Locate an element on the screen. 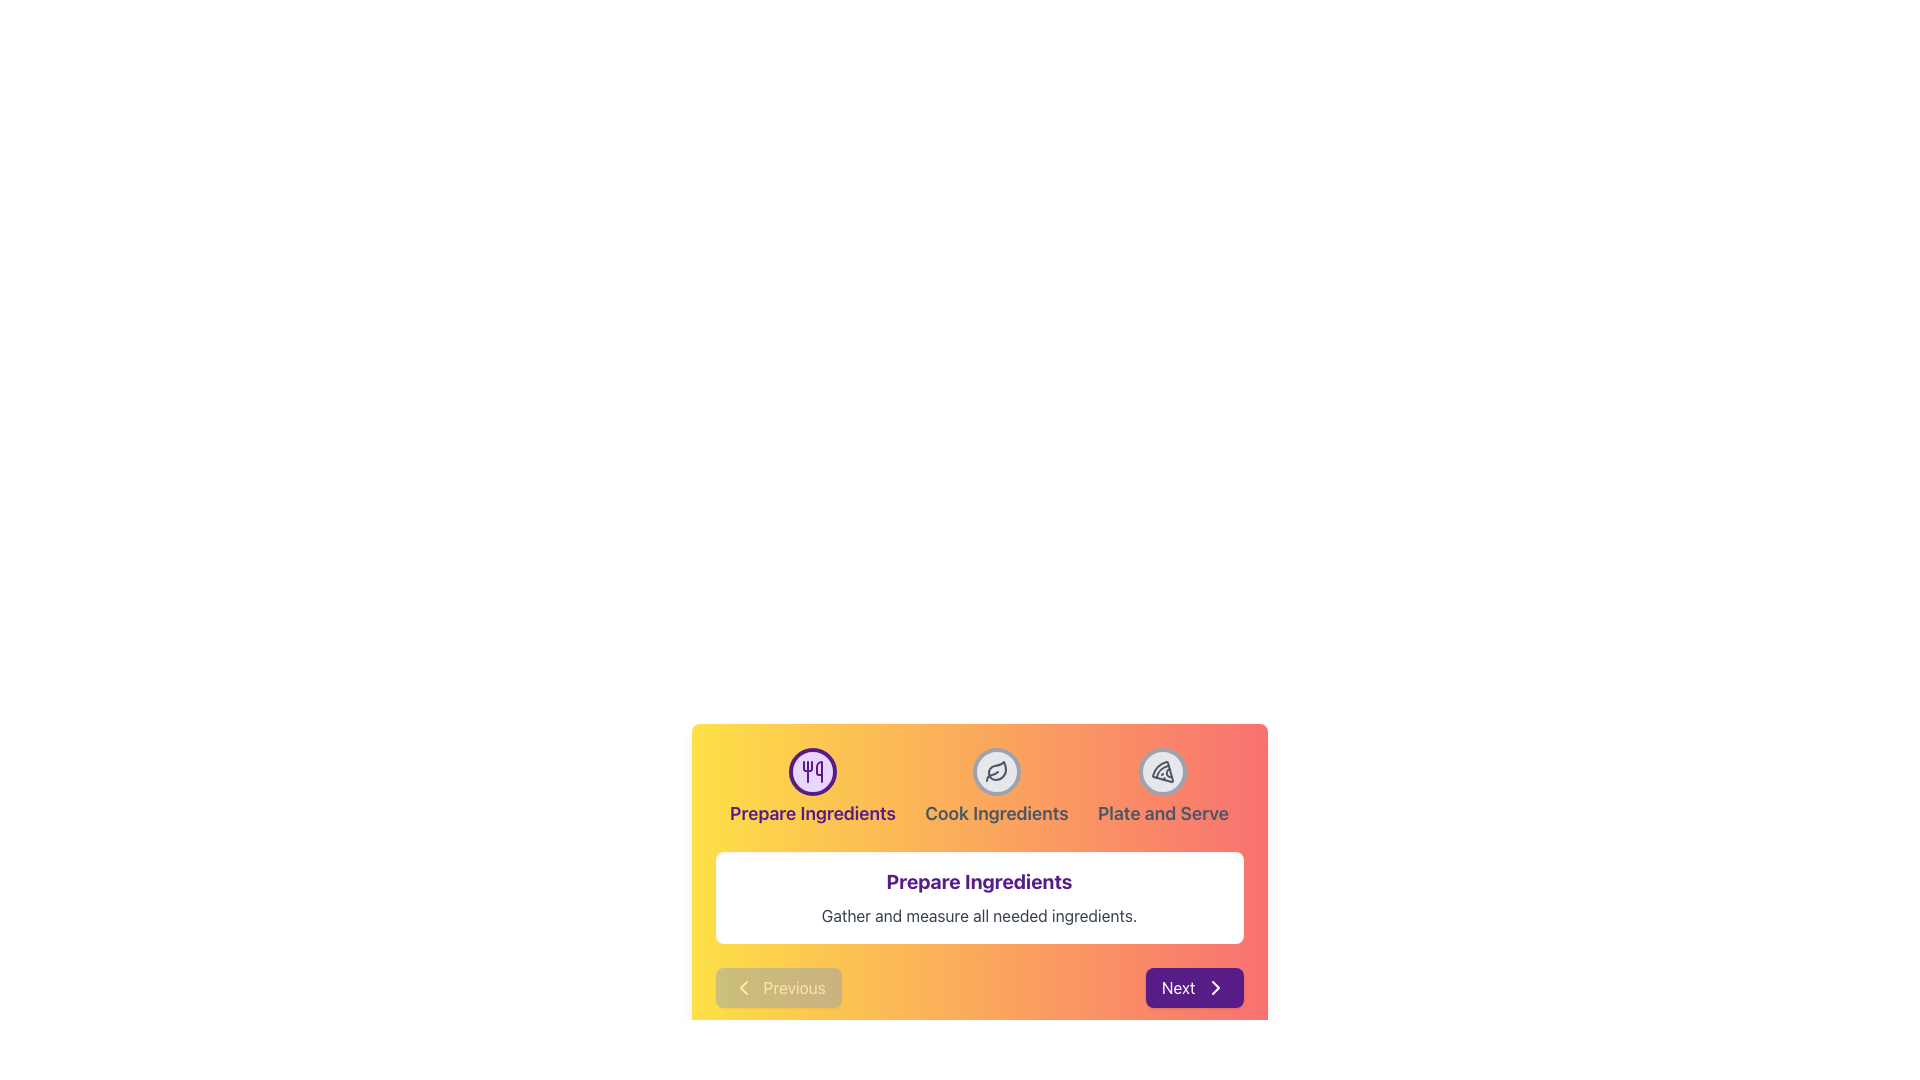  the instructional text label that suggests users gather and measure necessary components for a procedure, located at the center-bottom of the interface, below the title 'Prepare Ingredients' is located at coordinates (979, 915).